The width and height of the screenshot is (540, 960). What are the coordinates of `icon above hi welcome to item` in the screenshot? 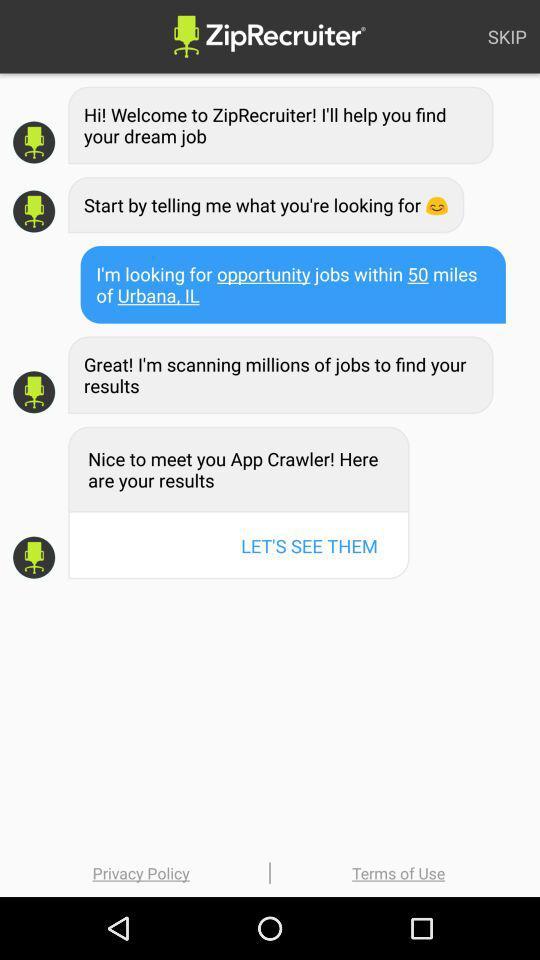 It's located at (507, 35).